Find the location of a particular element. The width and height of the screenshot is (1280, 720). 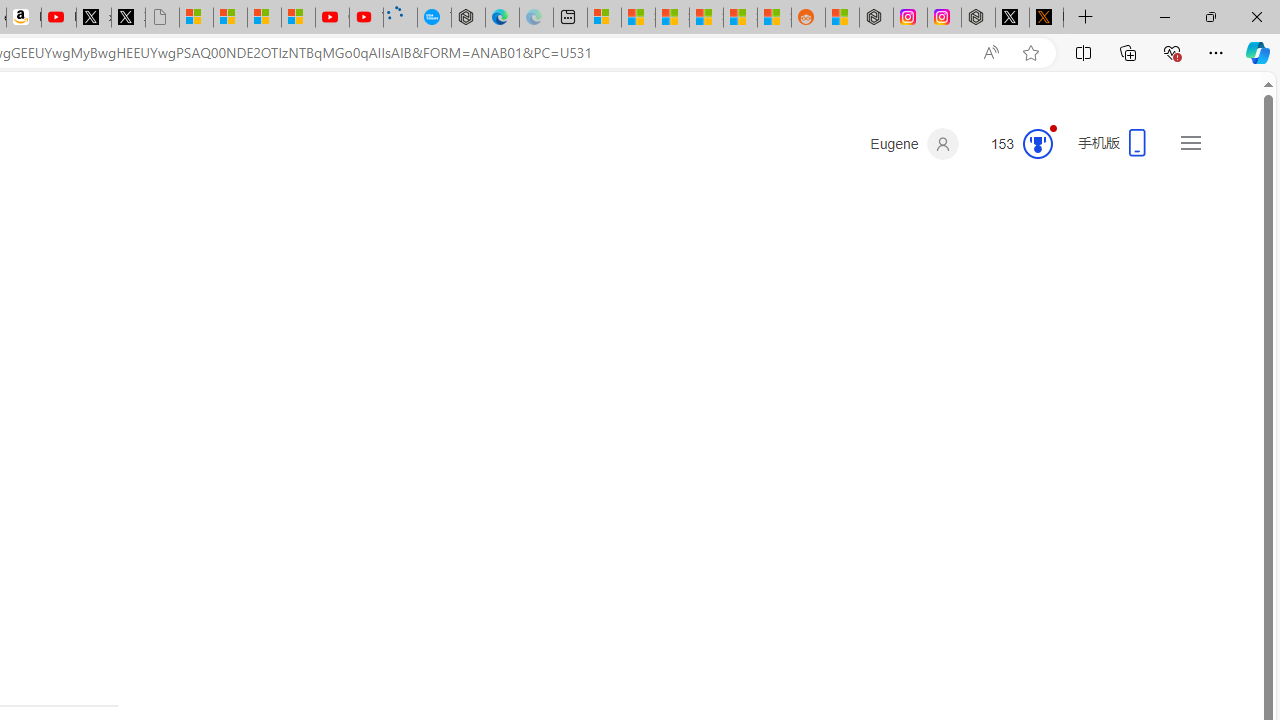

'Eugene' is located at coordinates (913, 143).